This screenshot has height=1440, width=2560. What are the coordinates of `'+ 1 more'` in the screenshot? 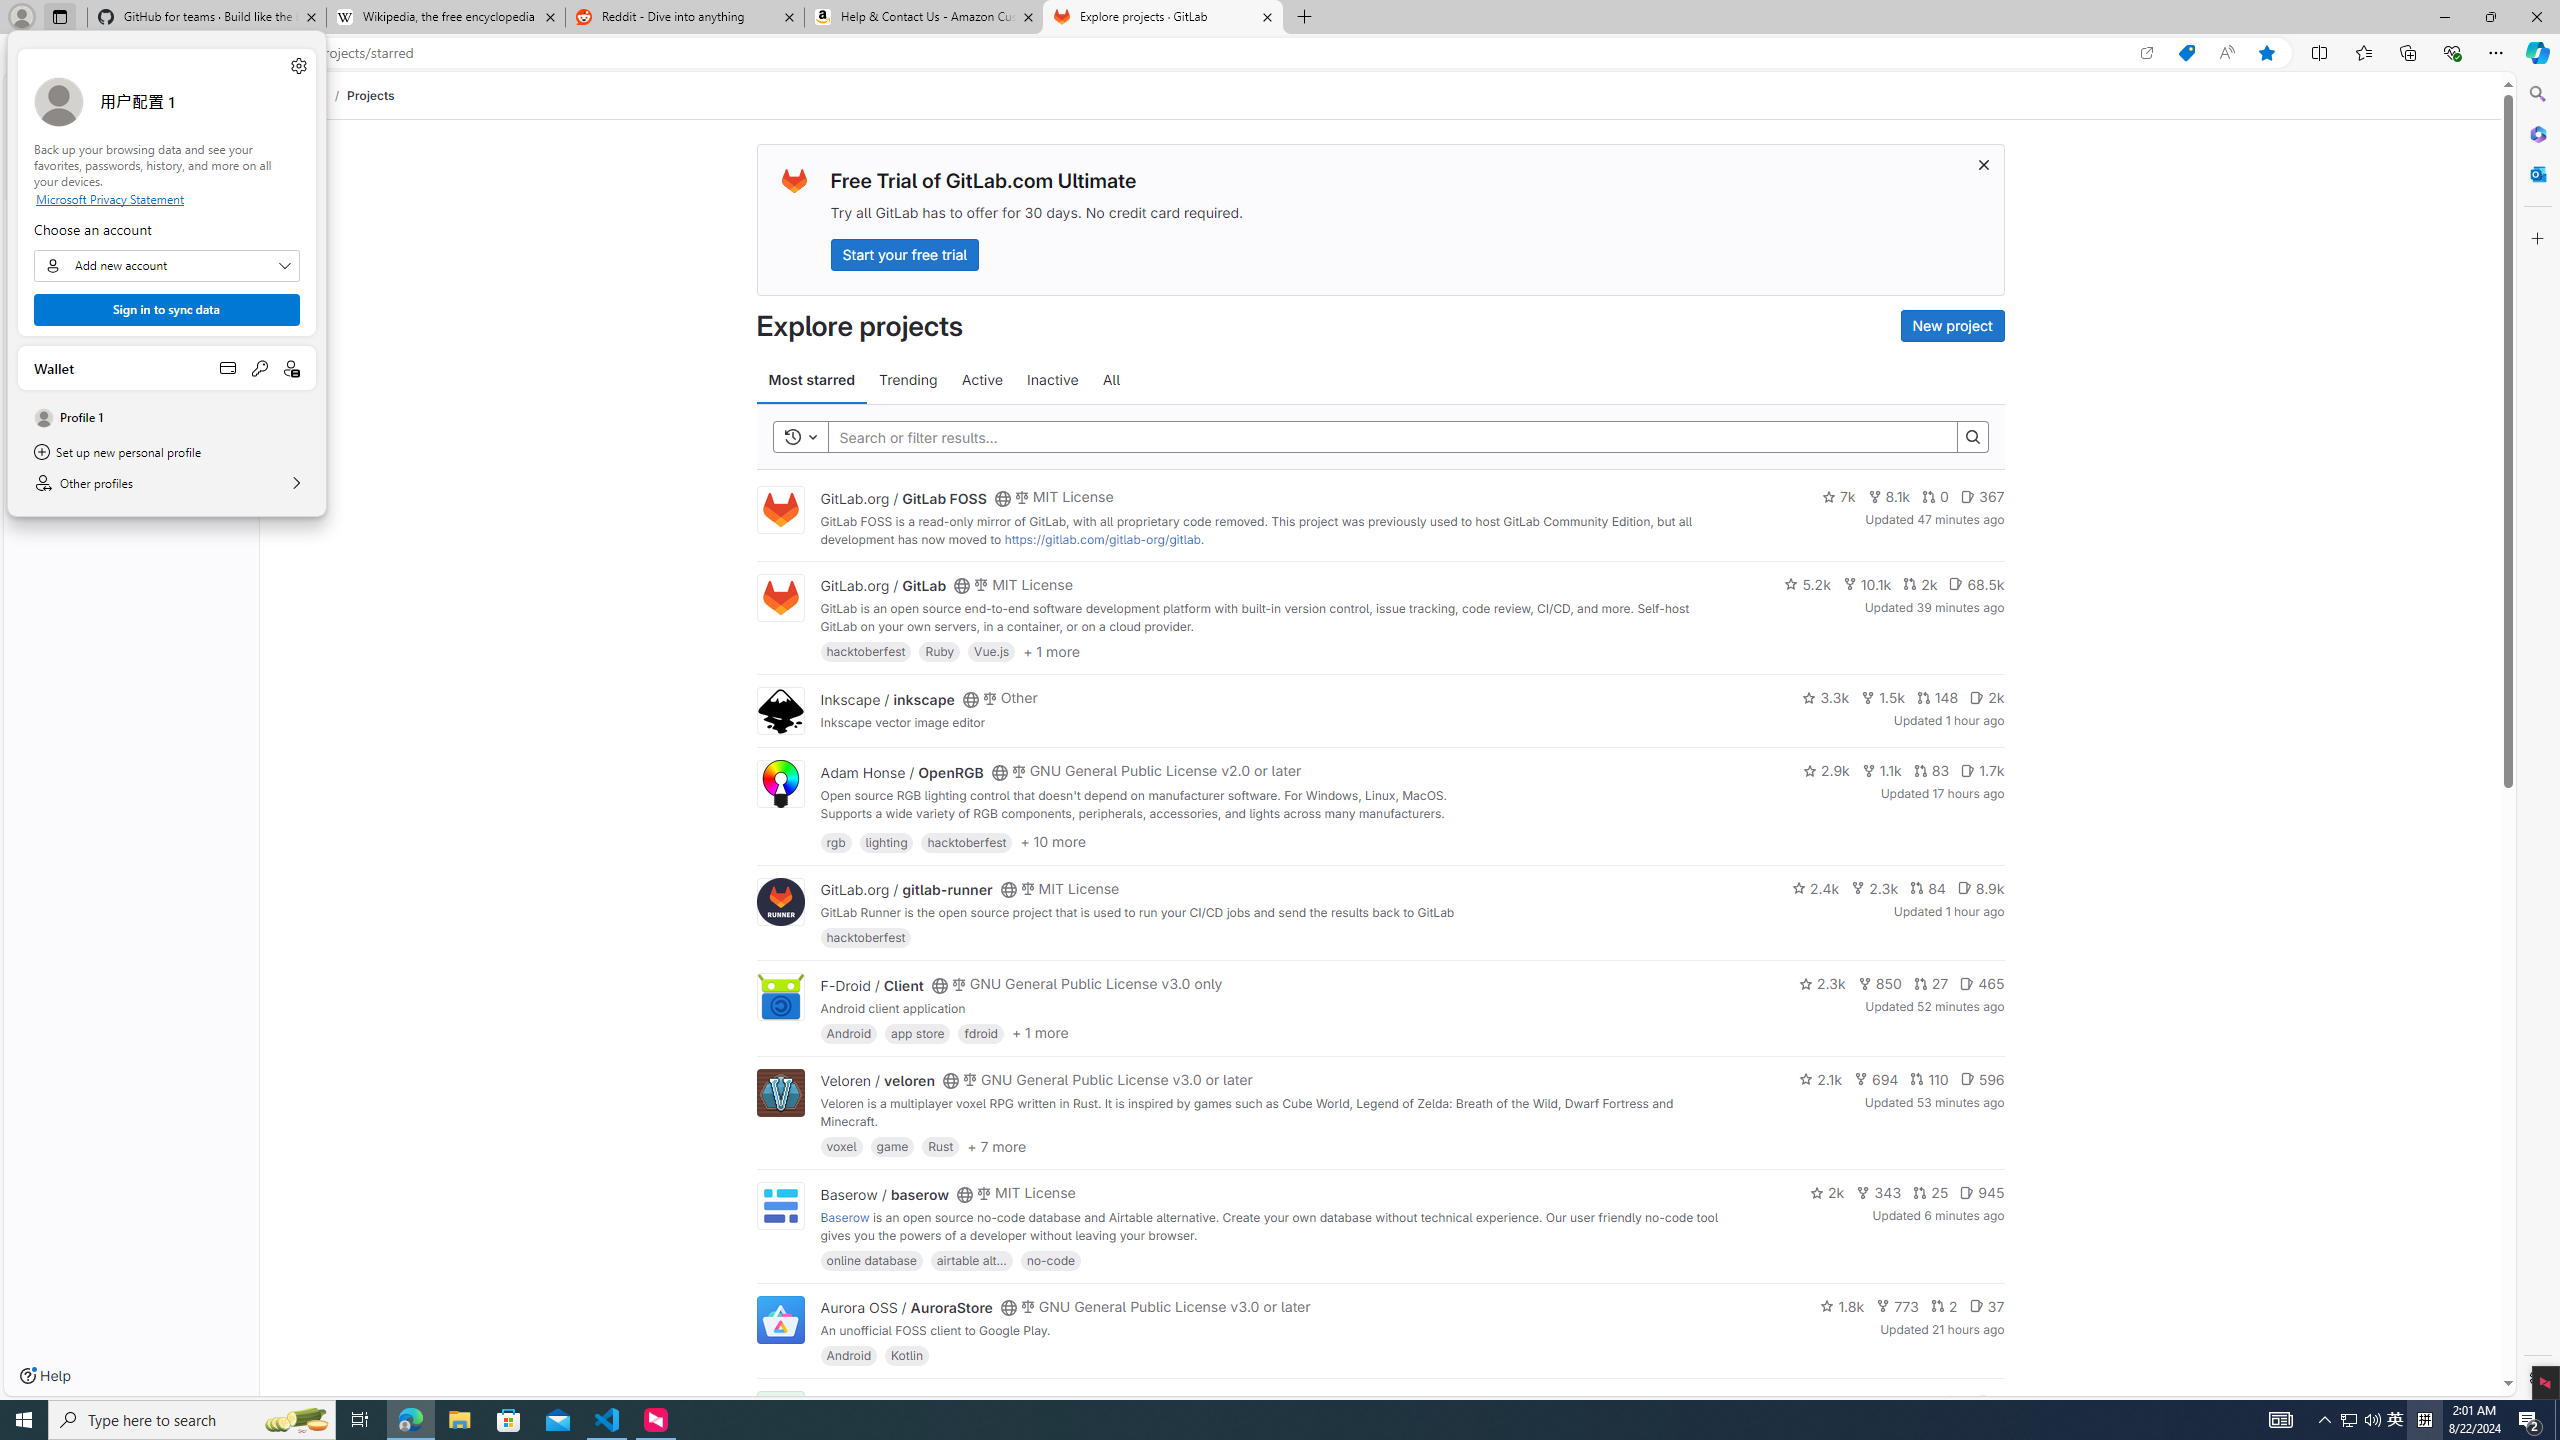 It's located at (1039, 1033).